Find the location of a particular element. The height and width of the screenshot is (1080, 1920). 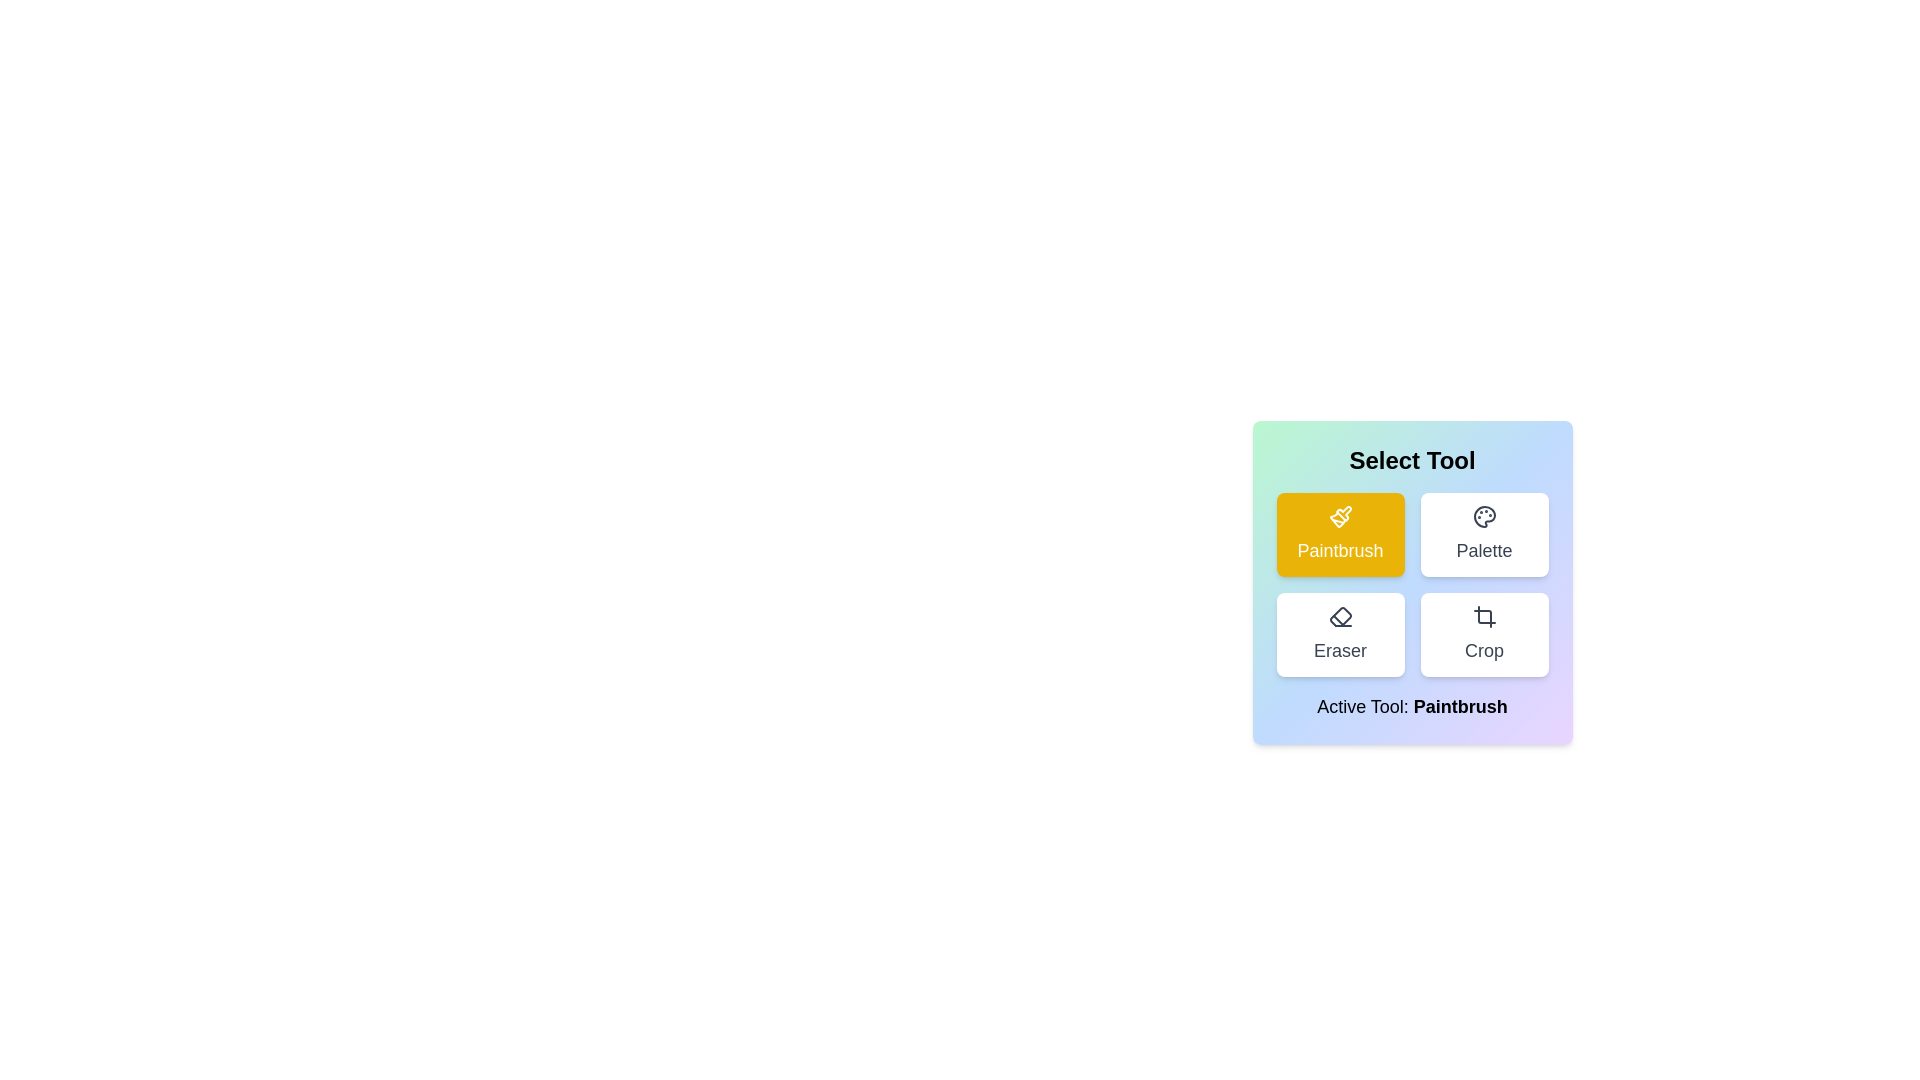

the Eraser button to observe its hover effect is located at coordinates (1340, 635).